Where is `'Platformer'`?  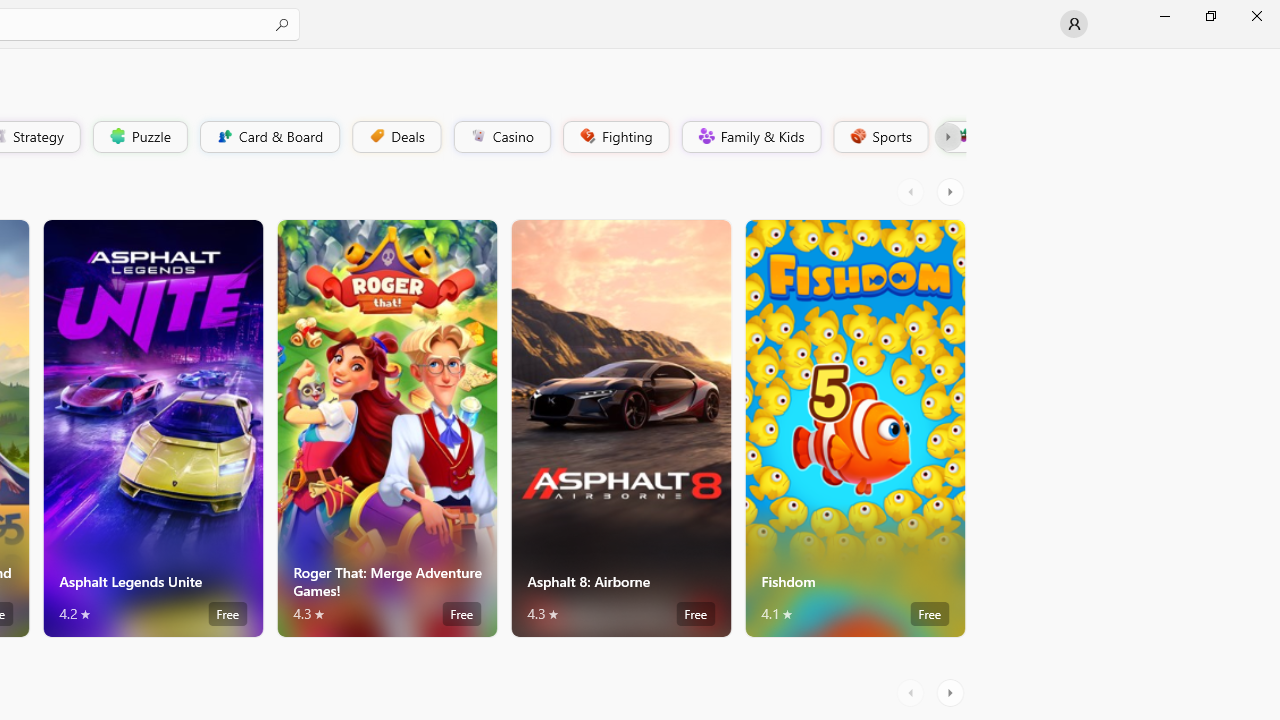
'Platformer' is located at coordinates (951, 135).